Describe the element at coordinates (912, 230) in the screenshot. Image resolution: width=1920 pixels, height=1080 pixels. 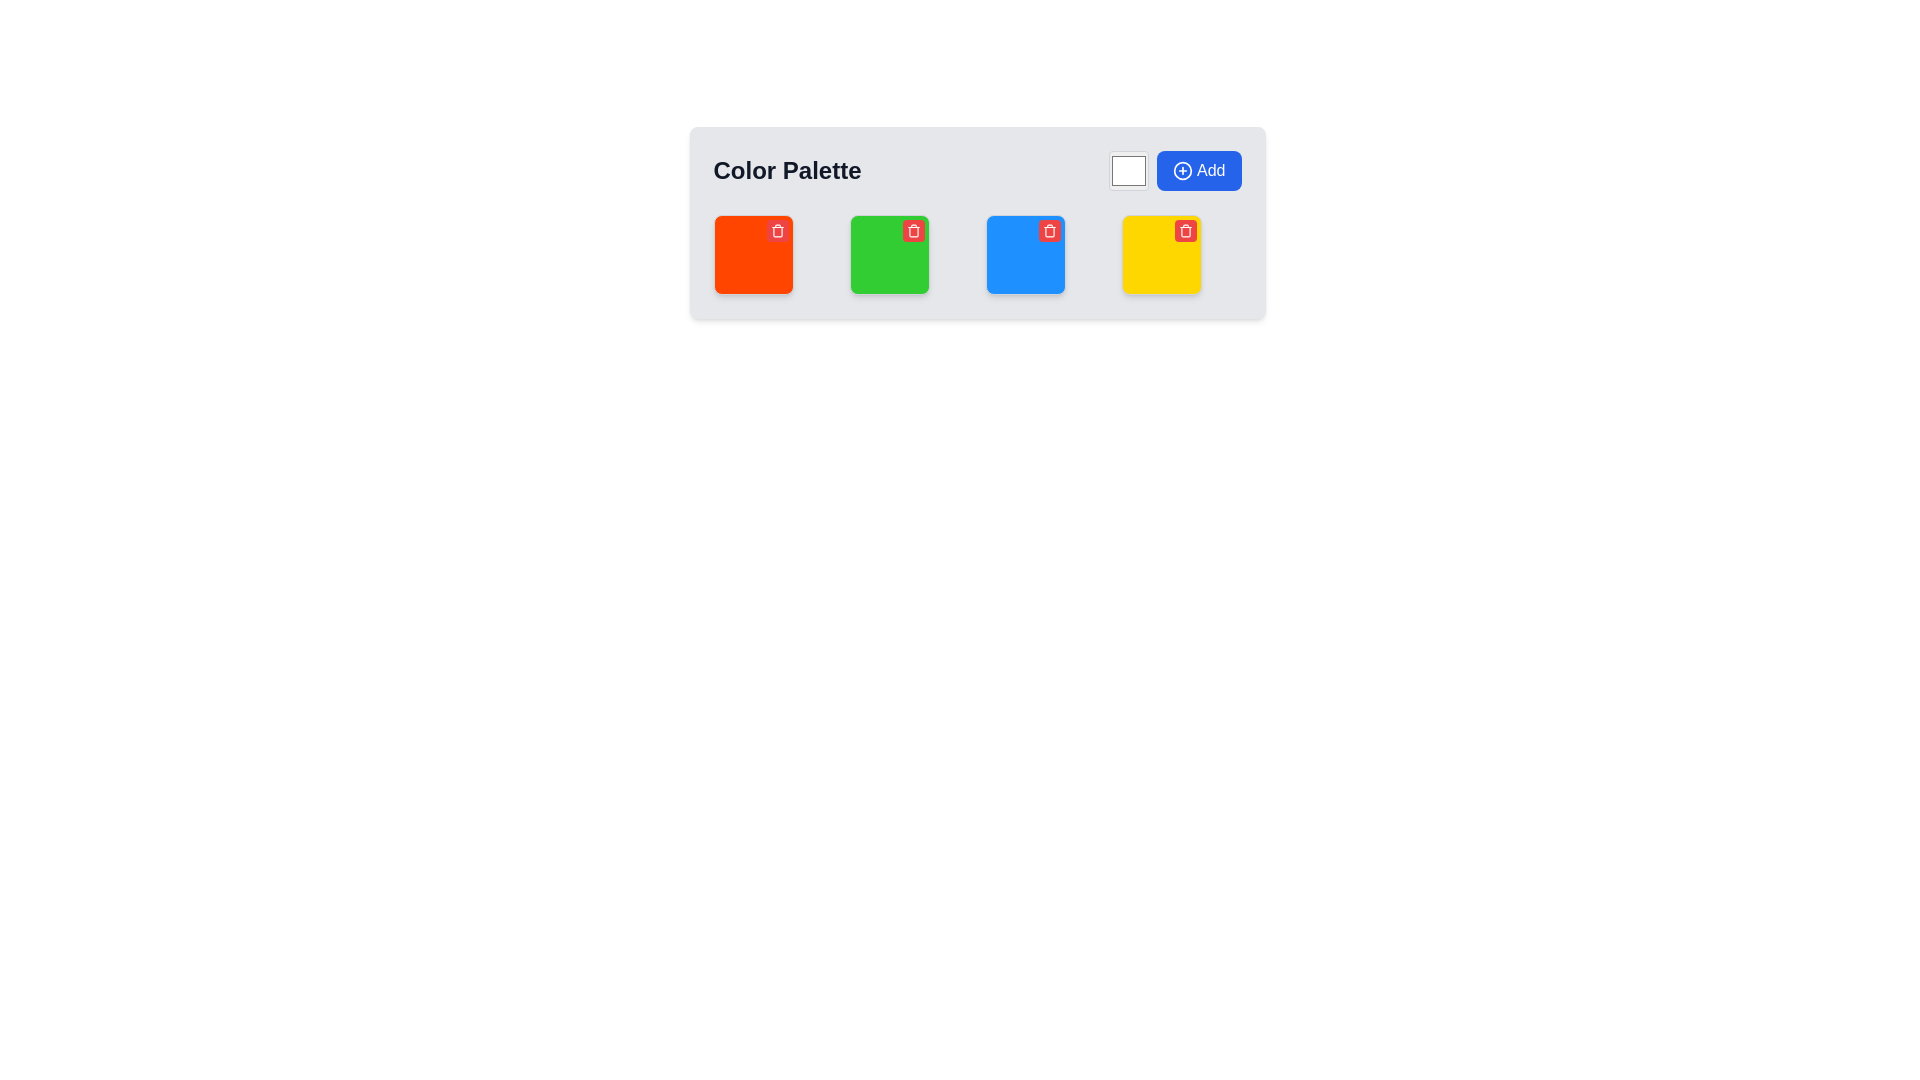
I see `the delete icon located in the top-right corner of the green square card within the Color Palette section` at that location.